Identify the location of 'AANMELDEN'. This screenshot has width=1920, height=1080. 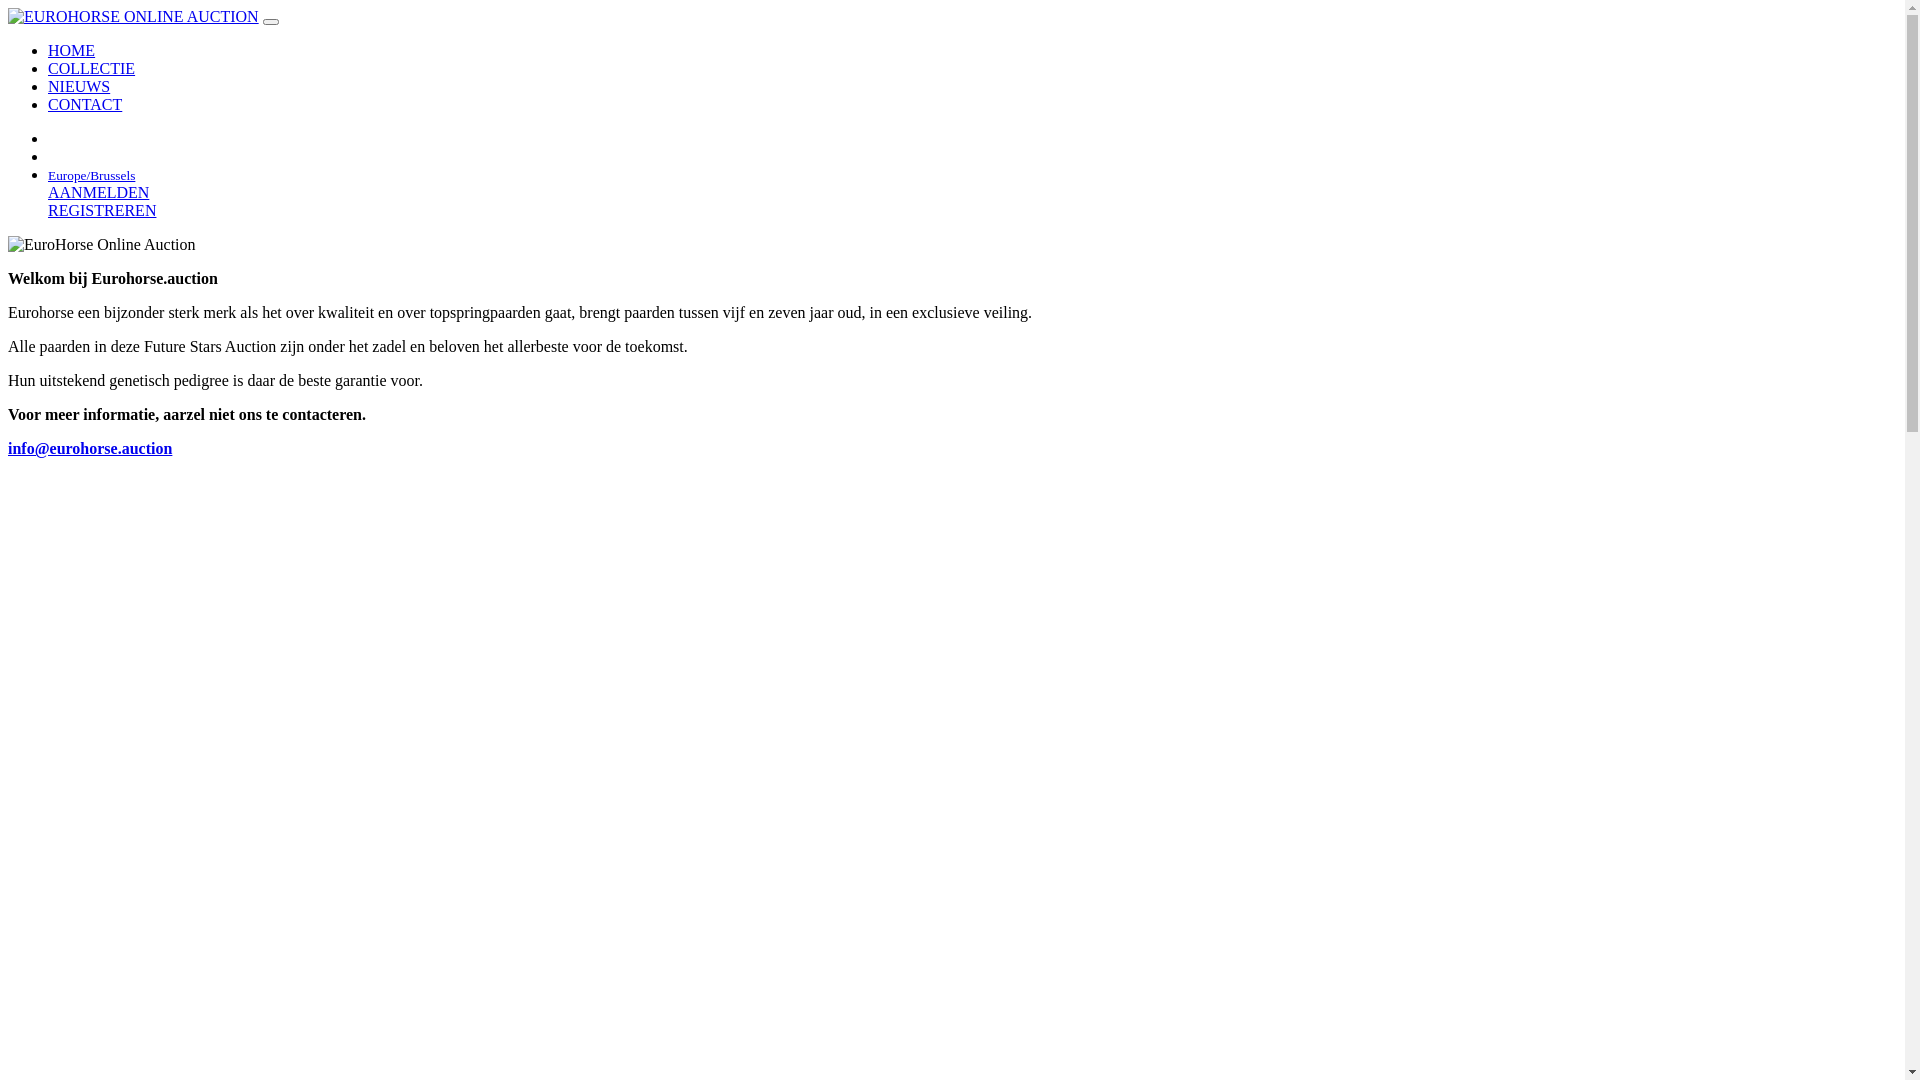
(97, 192).